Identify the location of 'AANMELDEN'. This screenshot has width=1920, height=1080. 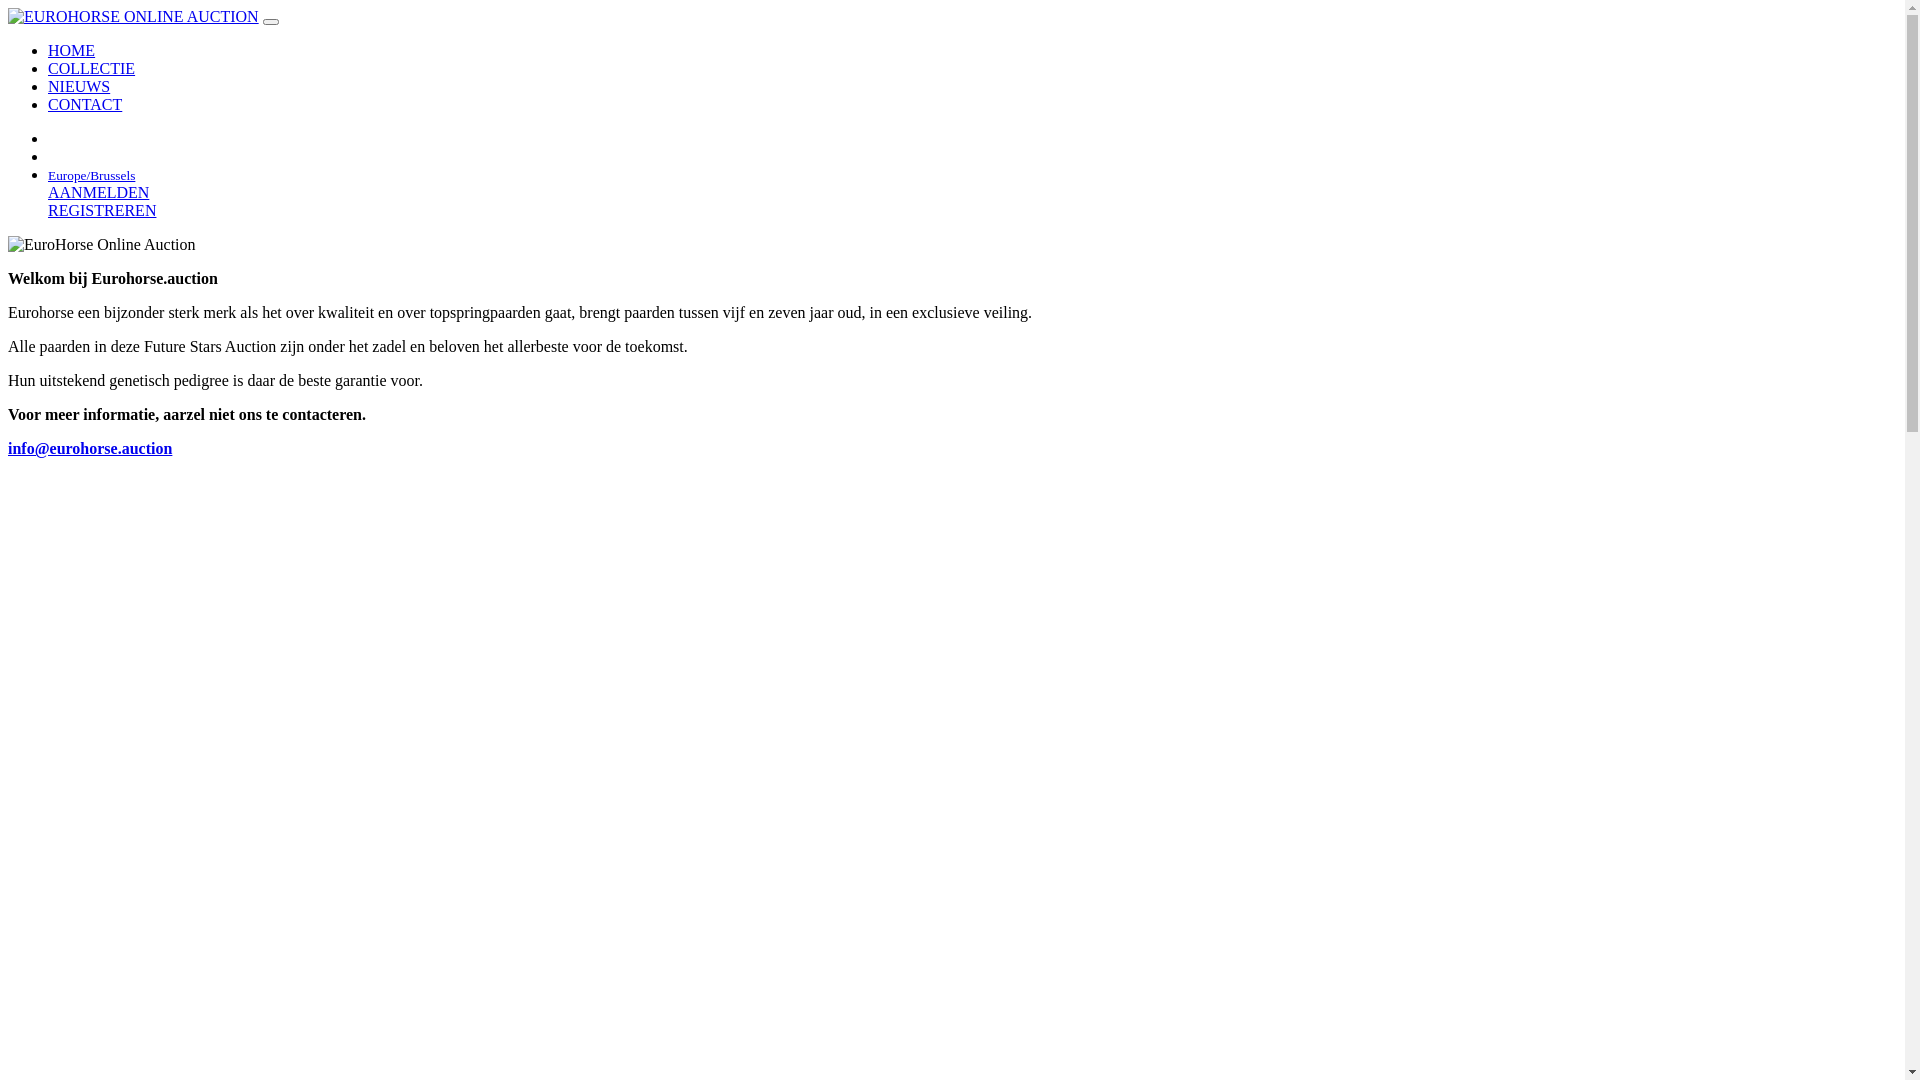
(97, 192).